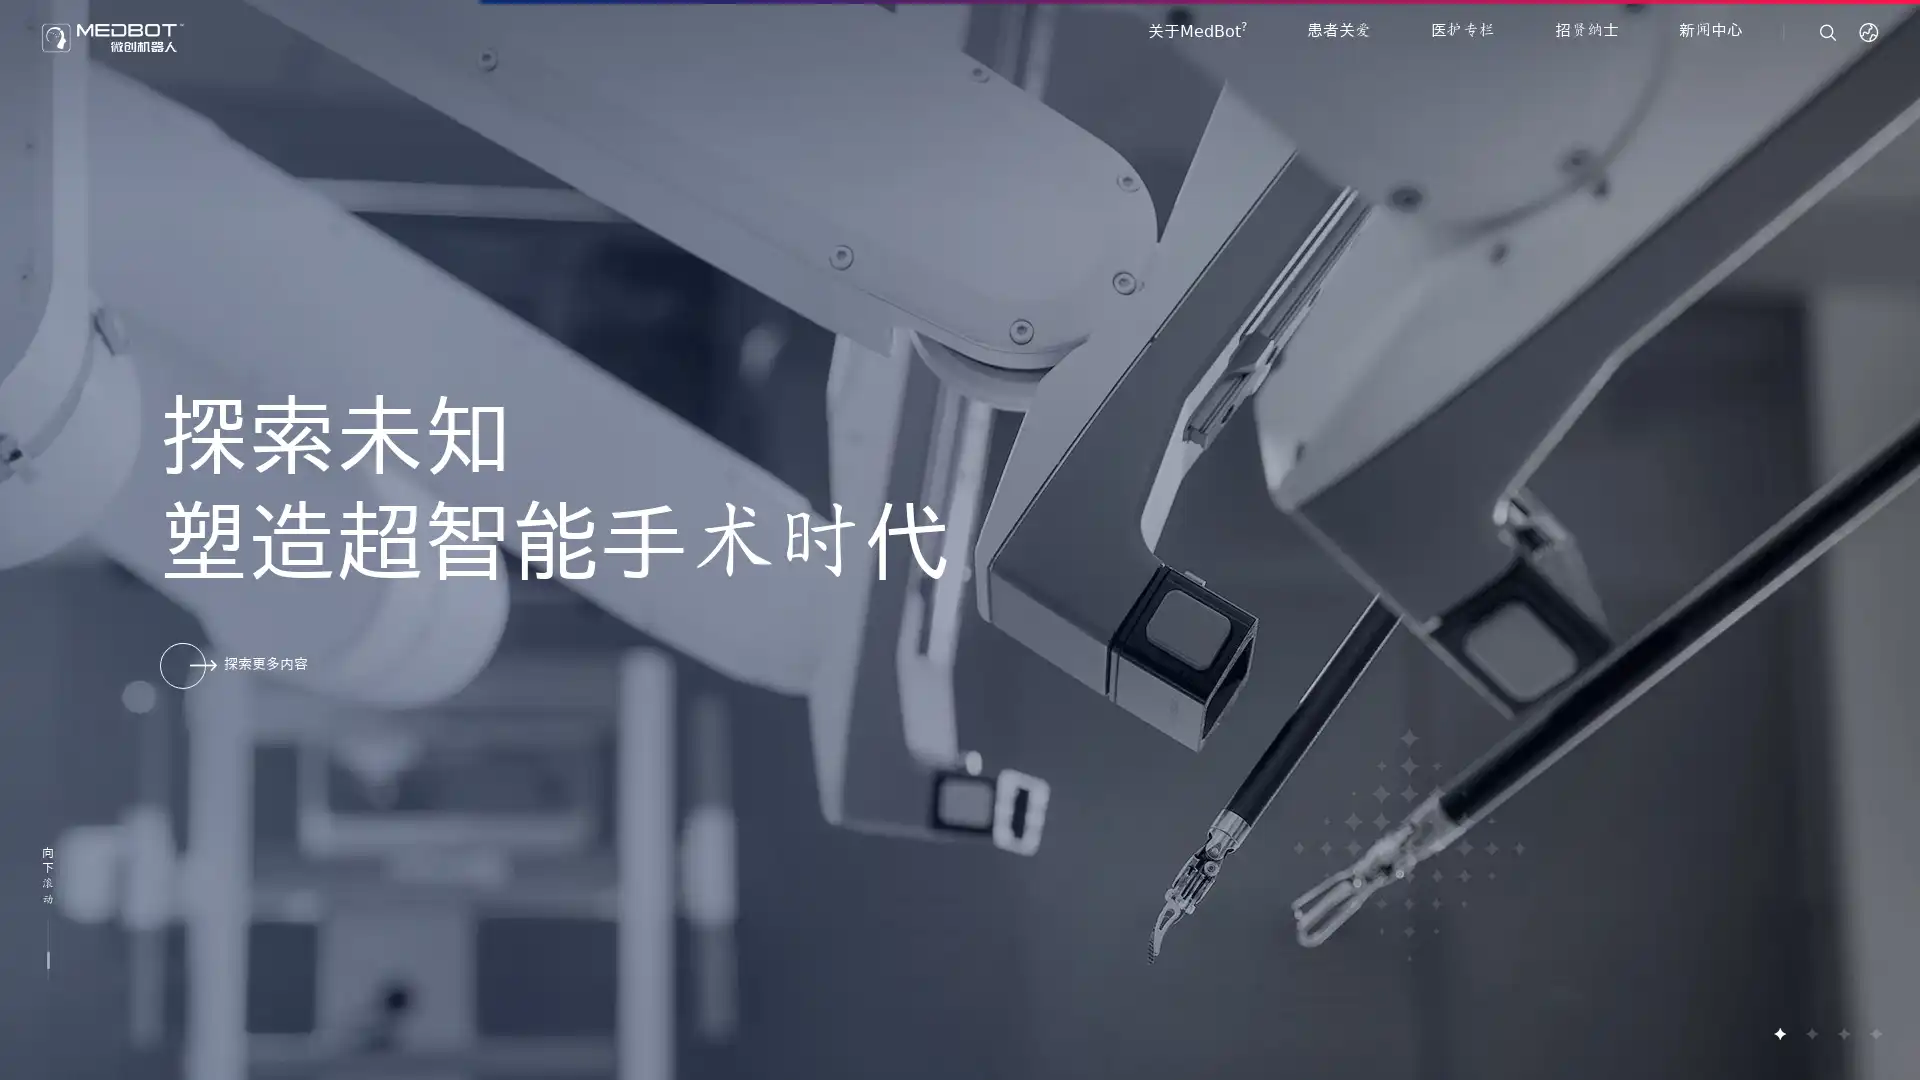  I want to click on Go to slide 2, so click(1810, 1033).